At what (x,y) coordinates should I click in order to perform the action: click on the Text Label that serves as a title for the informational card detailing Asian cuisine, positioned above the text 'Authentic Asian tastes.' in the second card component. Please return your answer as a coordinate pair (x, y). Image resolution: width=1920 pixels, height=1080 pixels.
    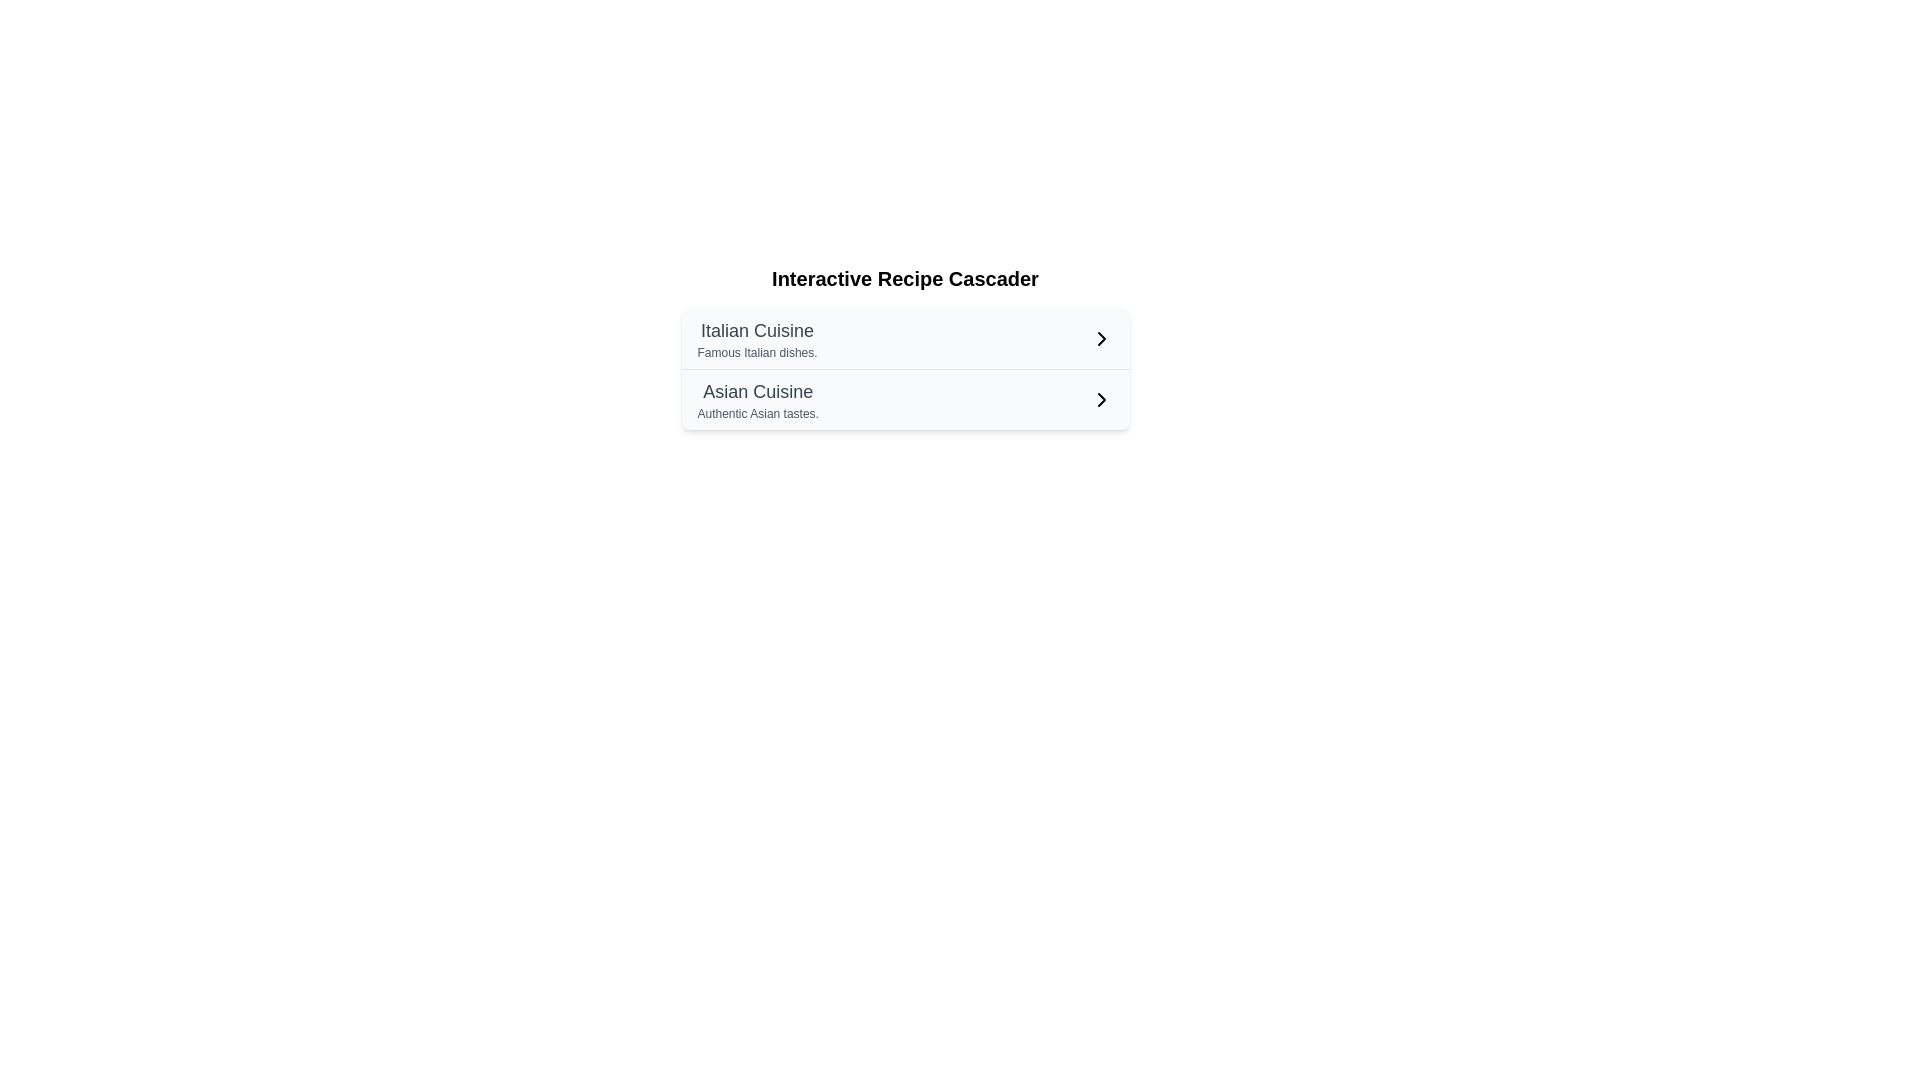
    Looking at the image, I should click on (757, 392).